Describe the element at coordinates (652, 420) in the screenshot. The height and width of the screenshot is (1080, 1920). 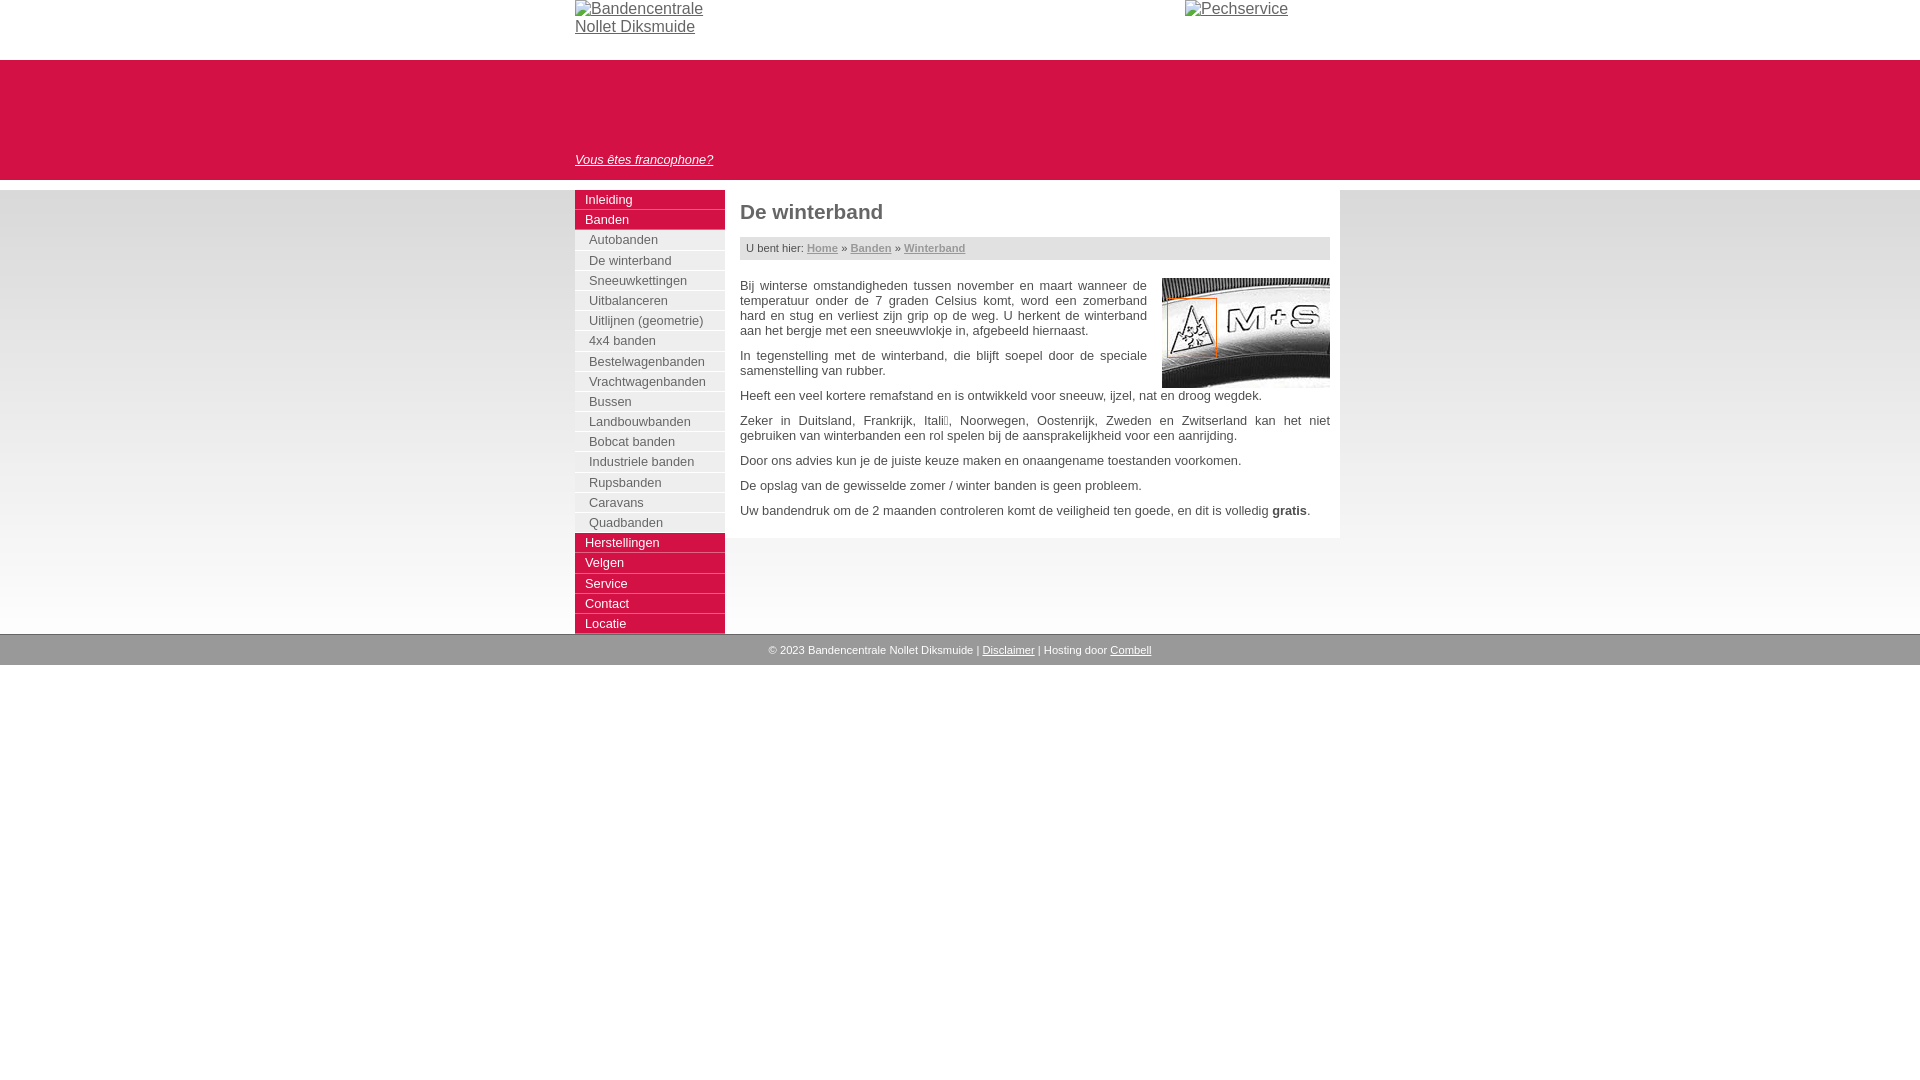
I see `'Landbouwbanden'` at that location.